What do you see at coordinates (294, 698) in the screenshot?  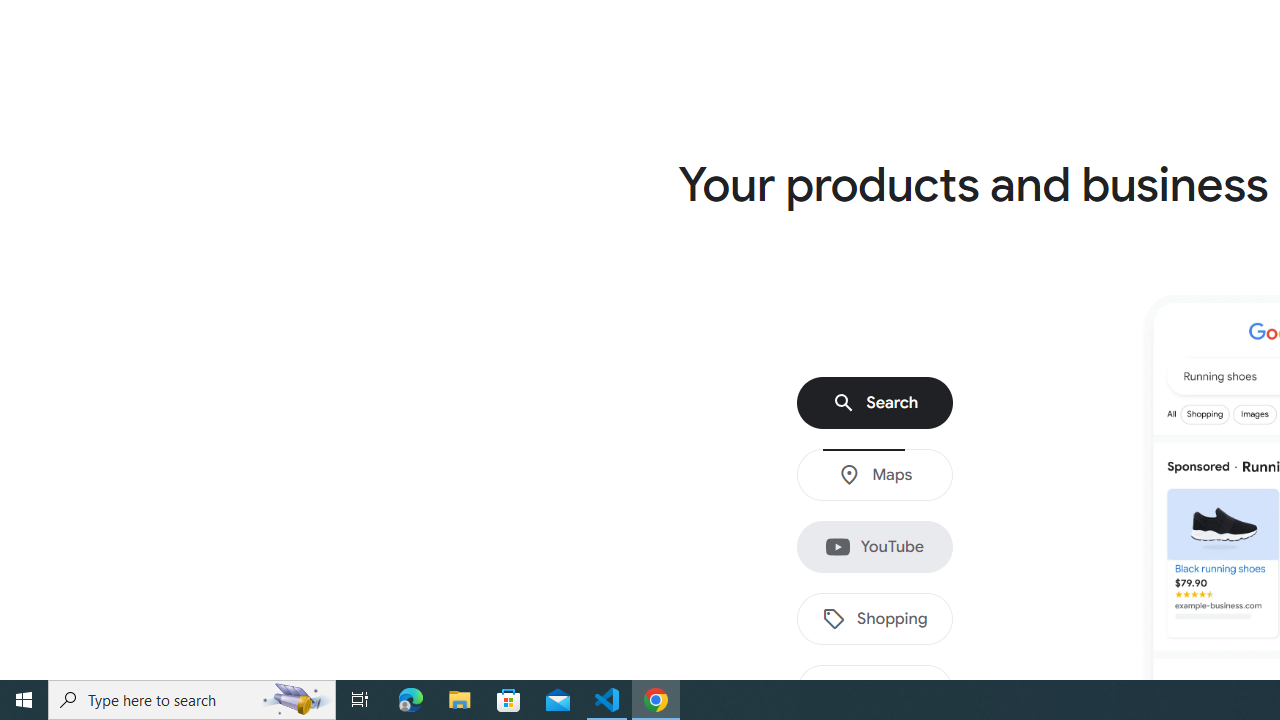 I see `'Search highlights icon opens search home window'` at bounding box center [294, 698].